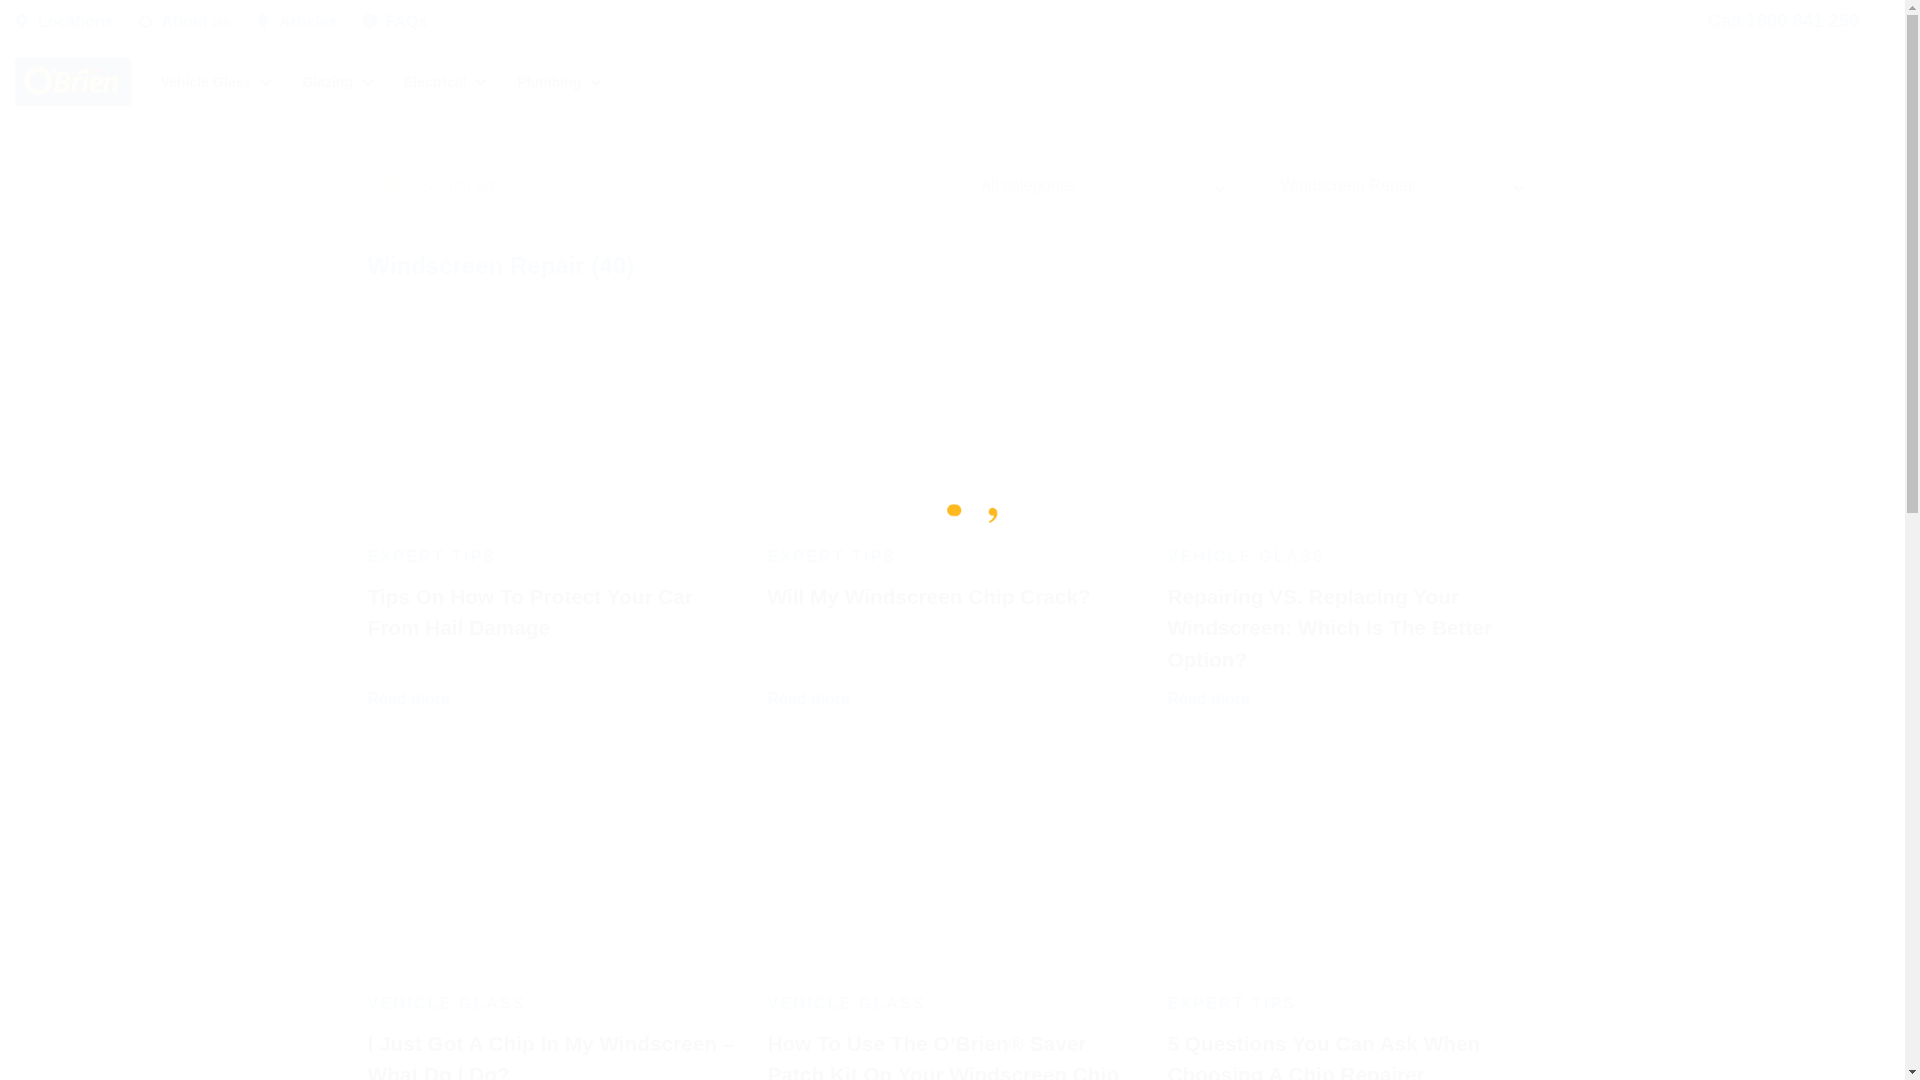 This screenshot has width=1920, height=1080. What do you see at coordinates (406, 21) in the screenshot?
I see `'FAQs'` at bounding box center [406, 21].